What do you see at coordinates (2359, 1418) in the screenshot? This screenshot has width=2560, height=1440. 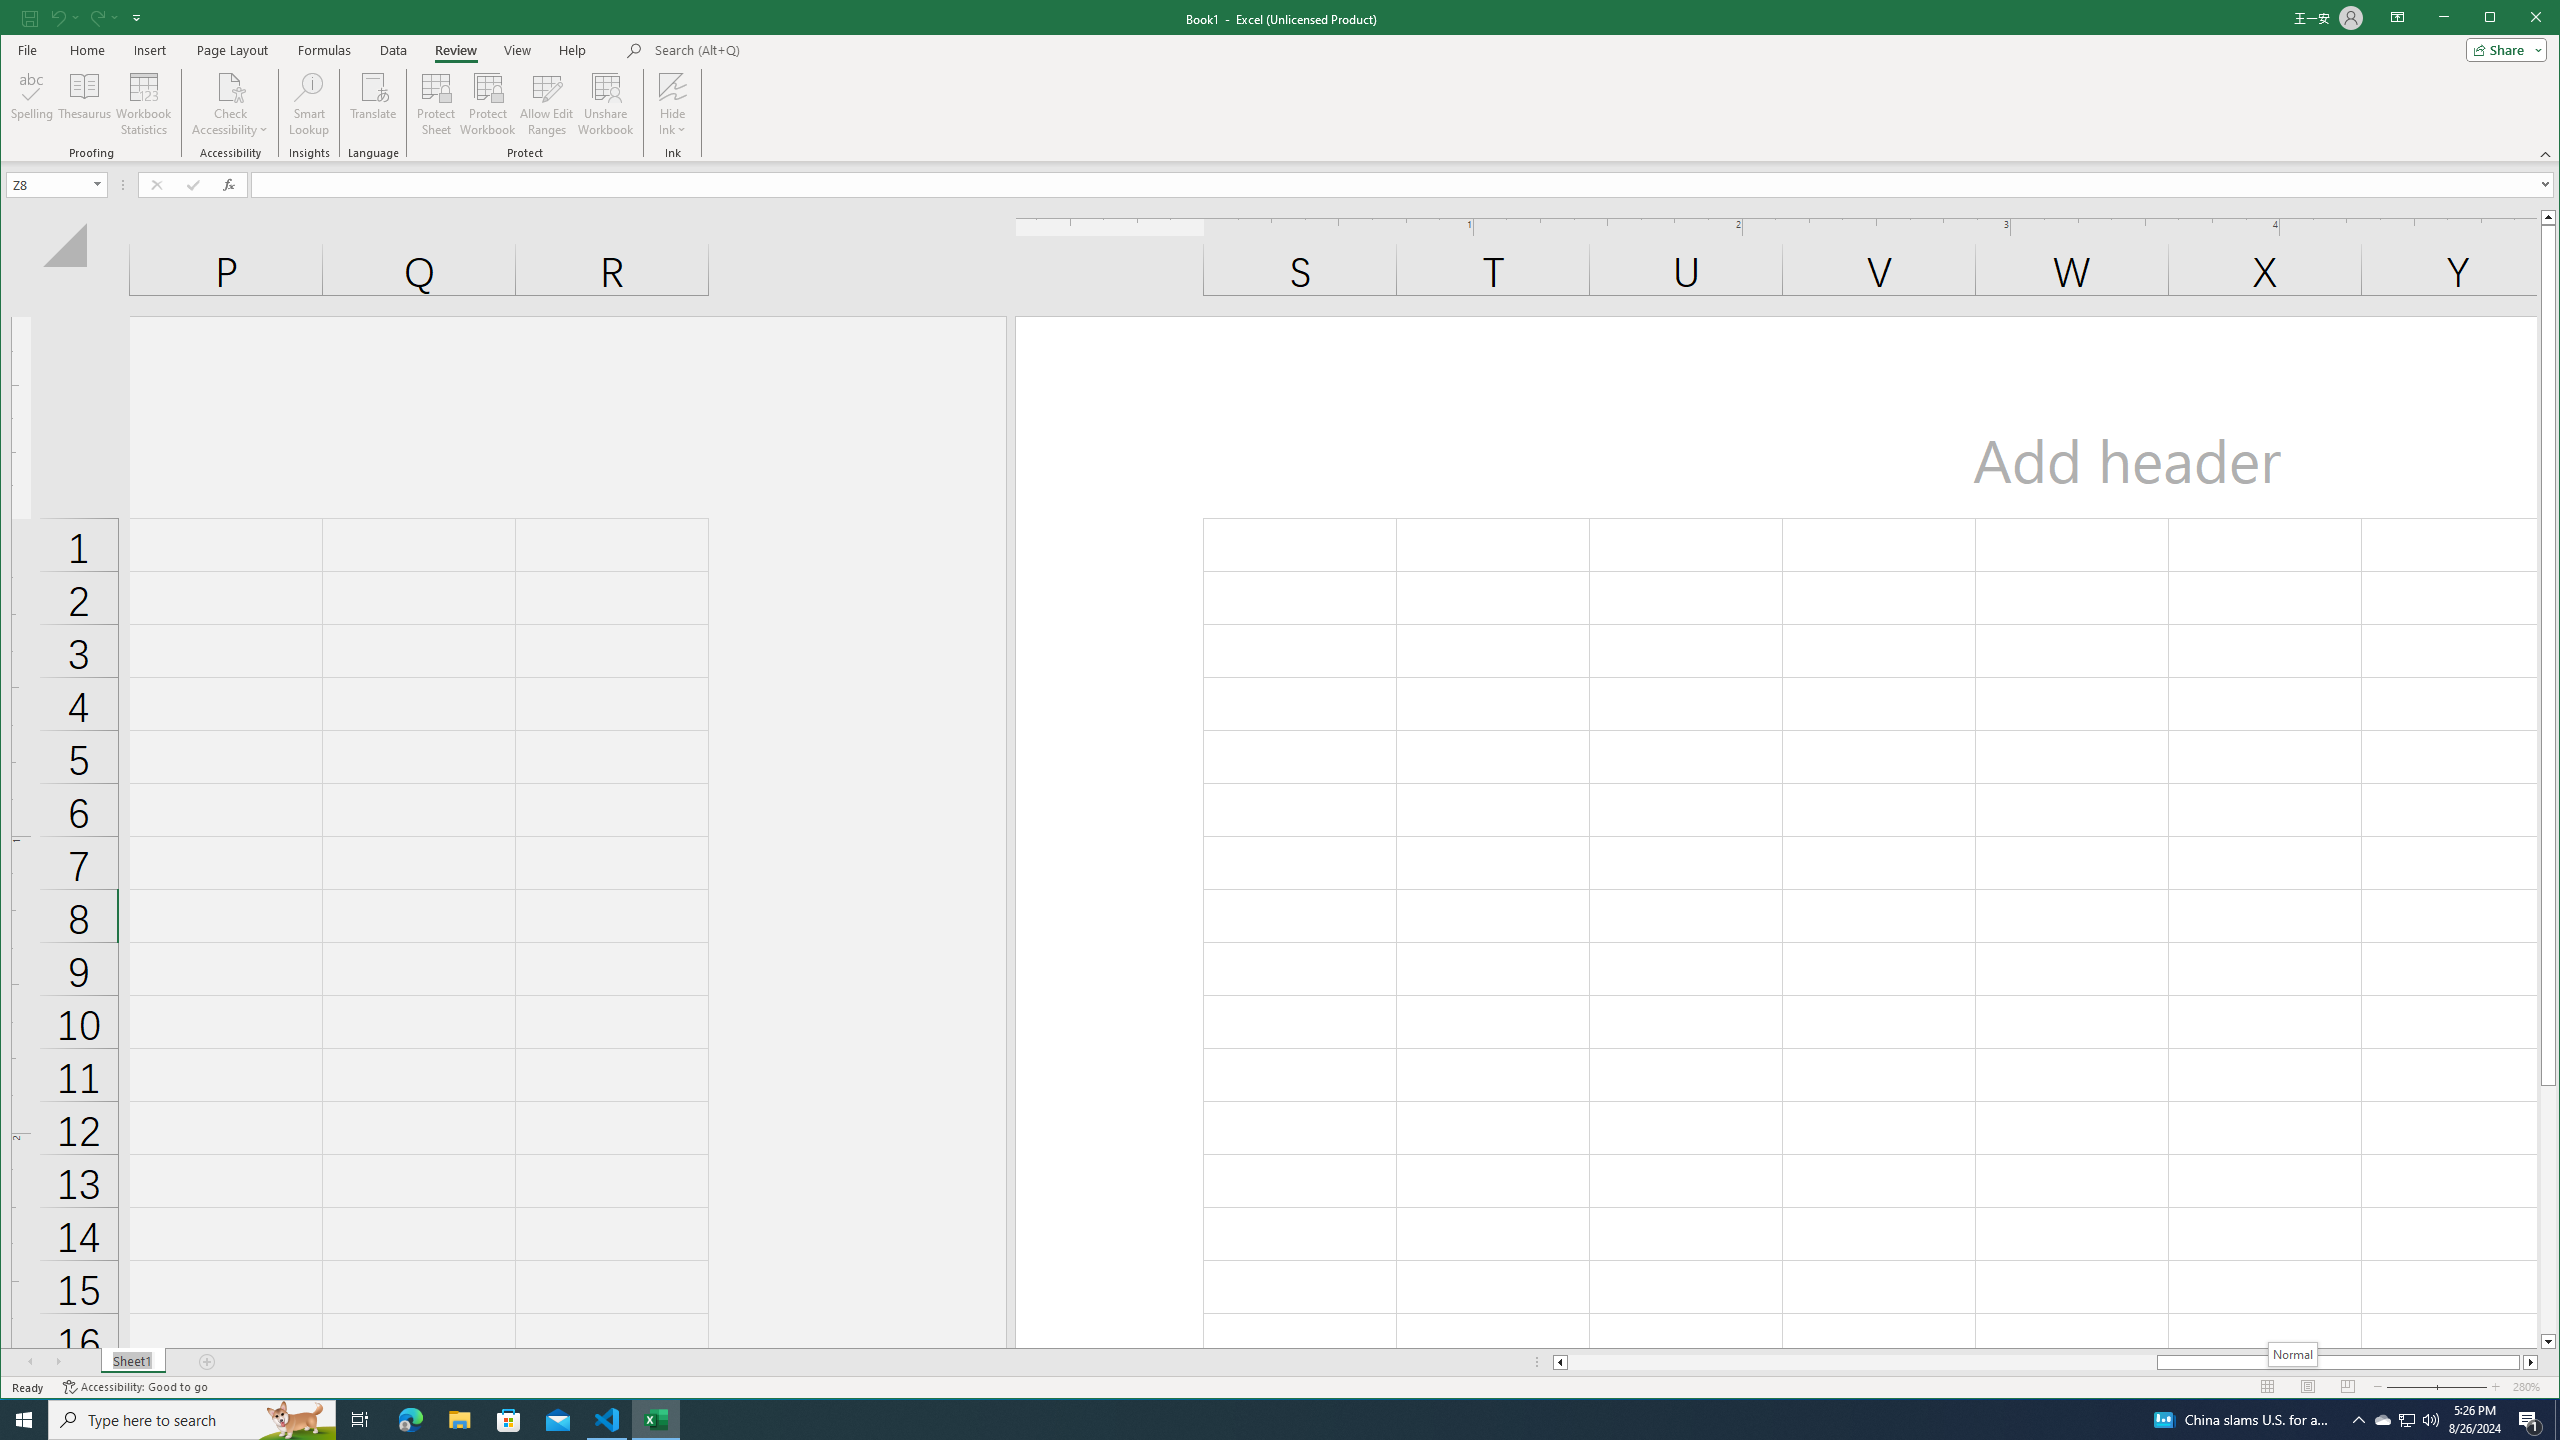 I see `'Notification Chevron'` at bounding box center [2359, 1418].